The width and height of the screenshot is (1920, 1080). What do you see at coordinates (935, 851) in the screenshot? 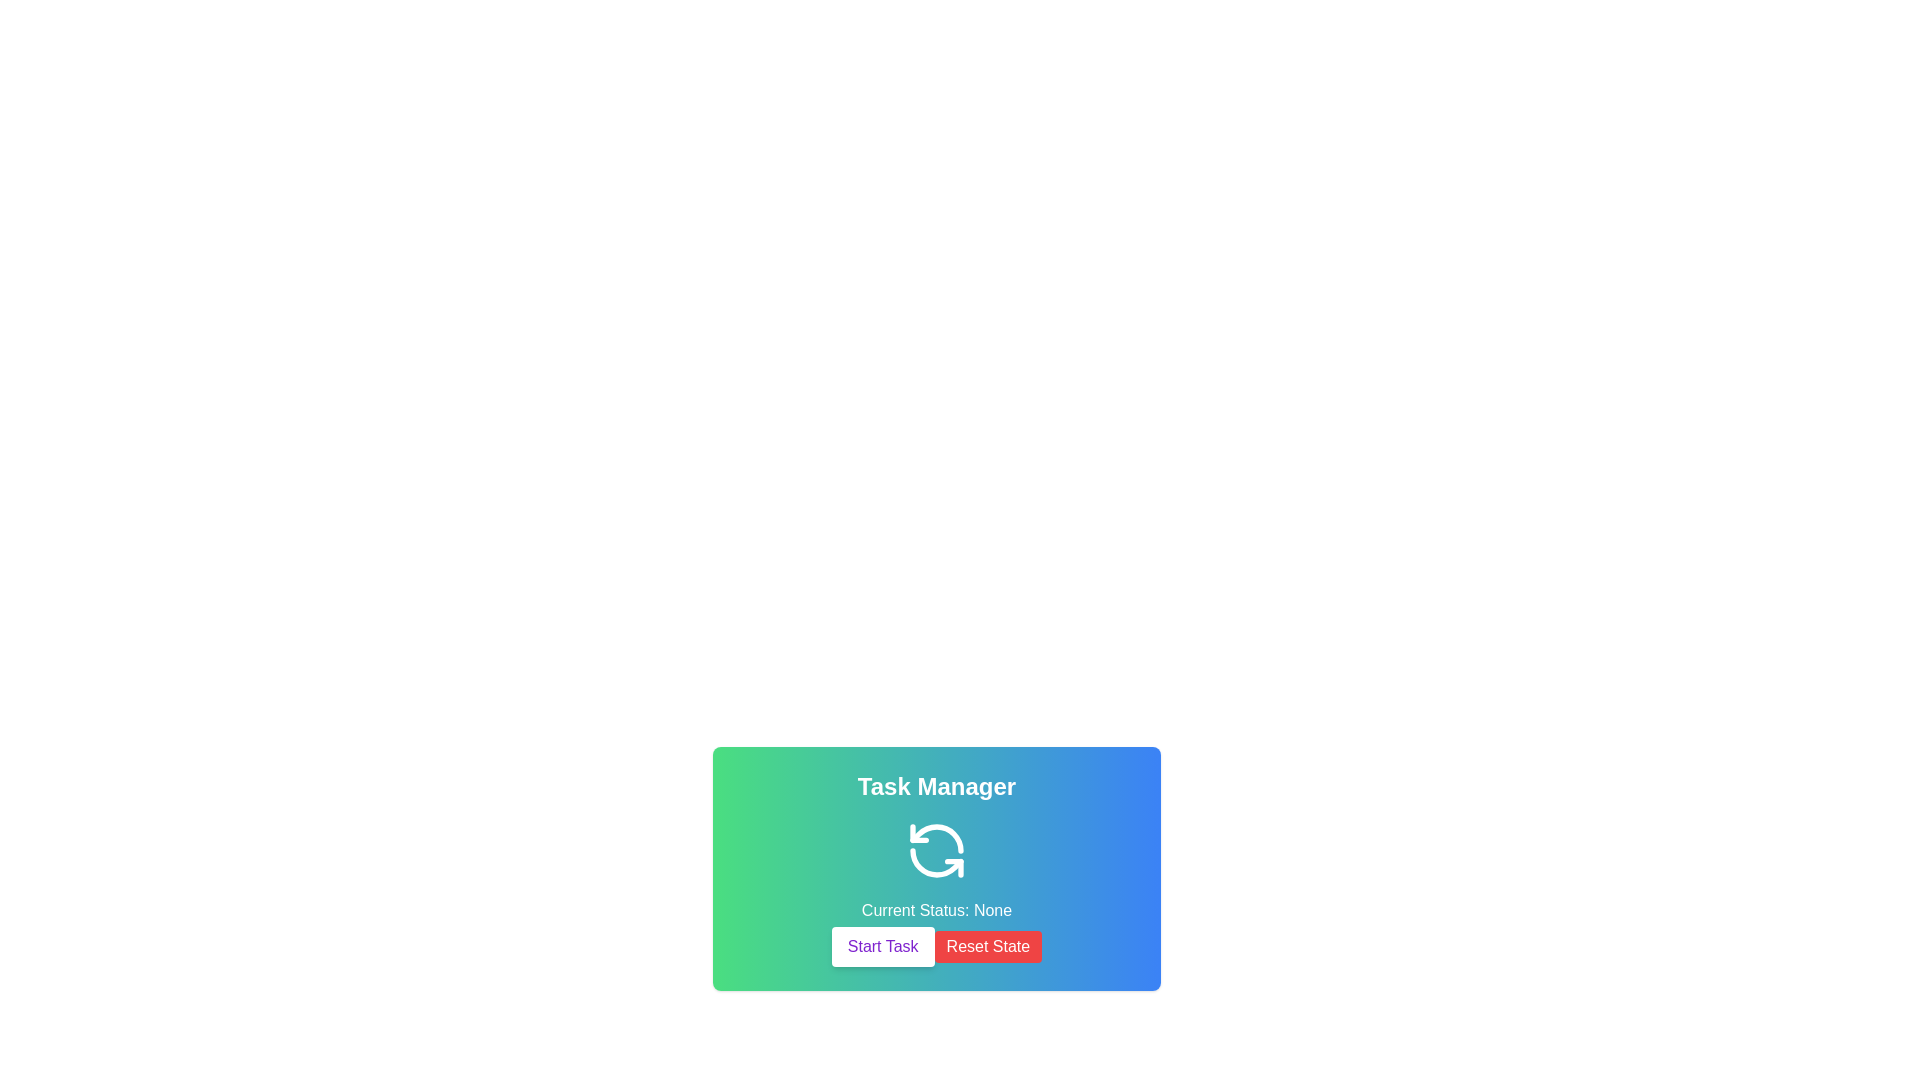
I see `the refresh icon, which is a circular icon with two counterclockwise arrows` at bounding box center [935, 851].